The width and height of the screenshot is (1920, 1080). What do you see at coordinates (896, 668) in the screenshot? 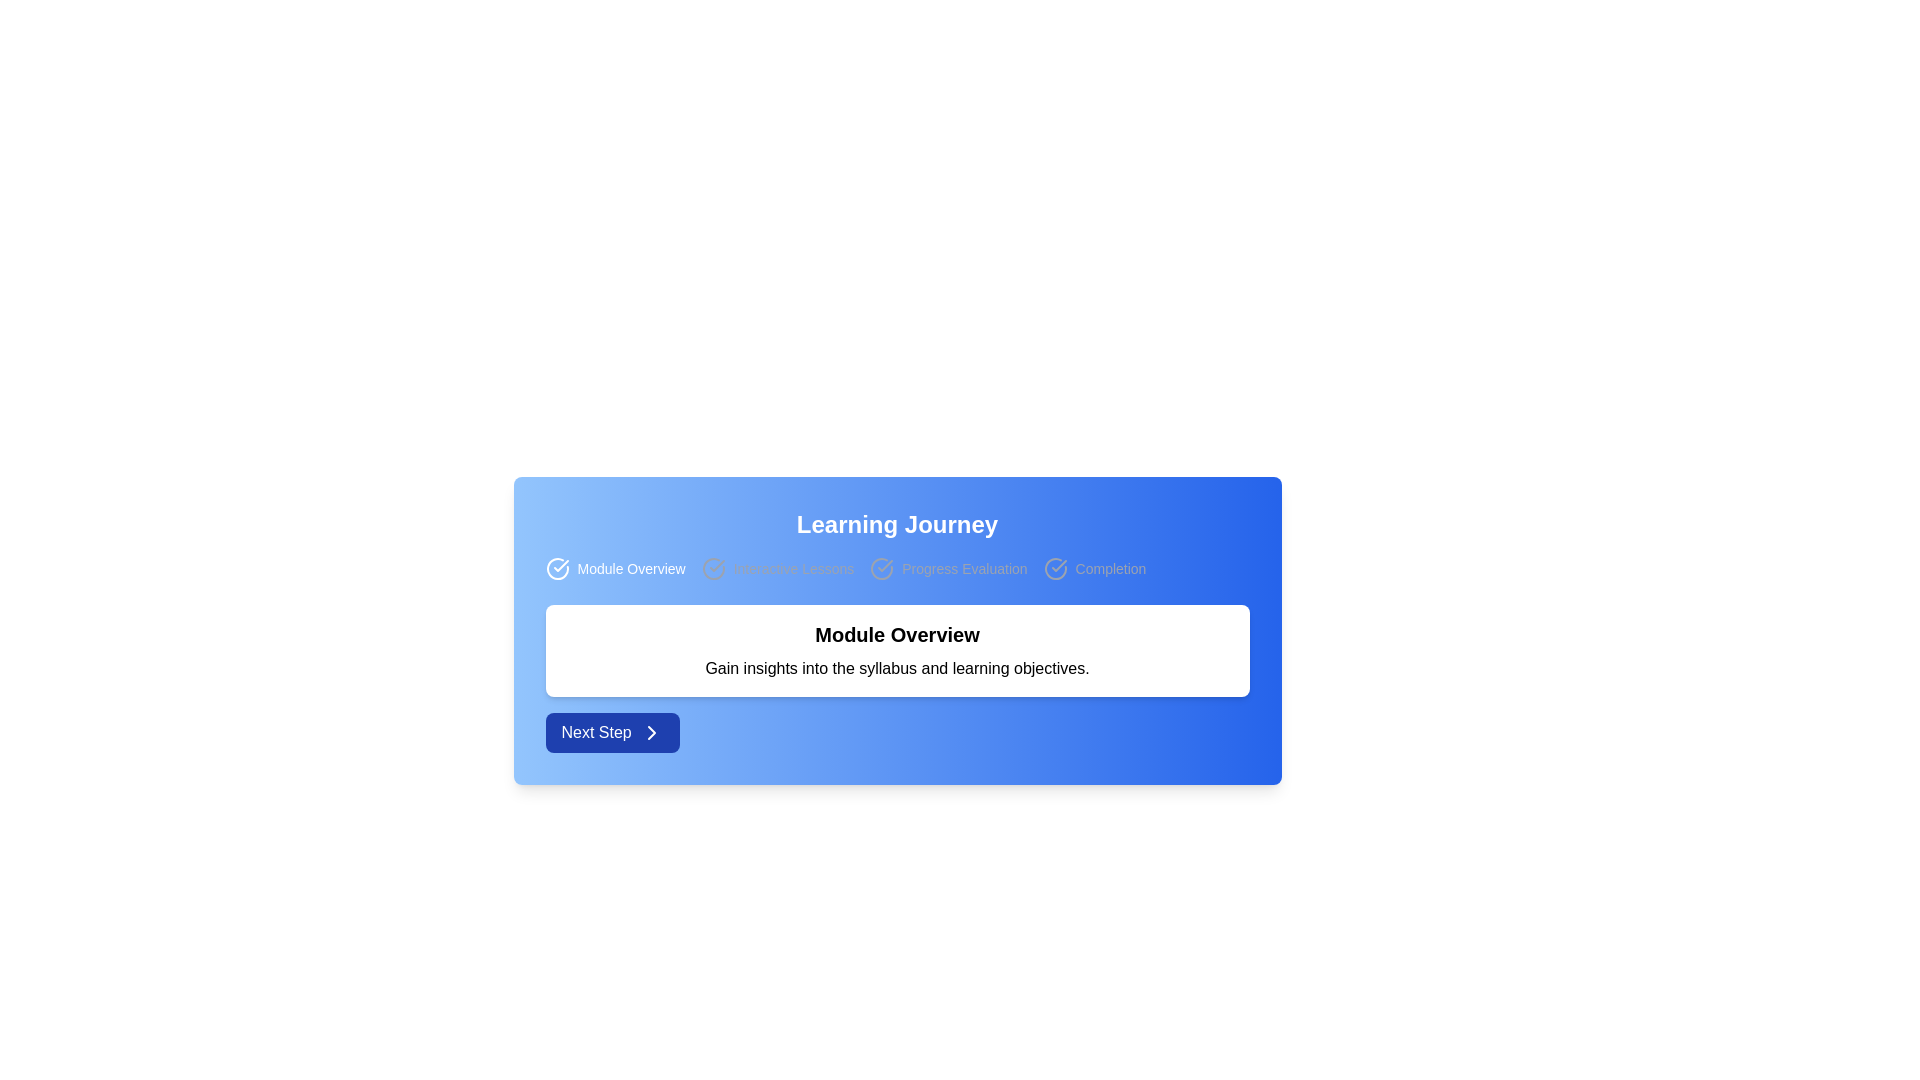
I see `the text fragment stating 'Gain insights into the syllabus and learning objectives.' which is styled with a standard font and aligned below the bold header 'Module Overview'` at bounding box center [896, 668].